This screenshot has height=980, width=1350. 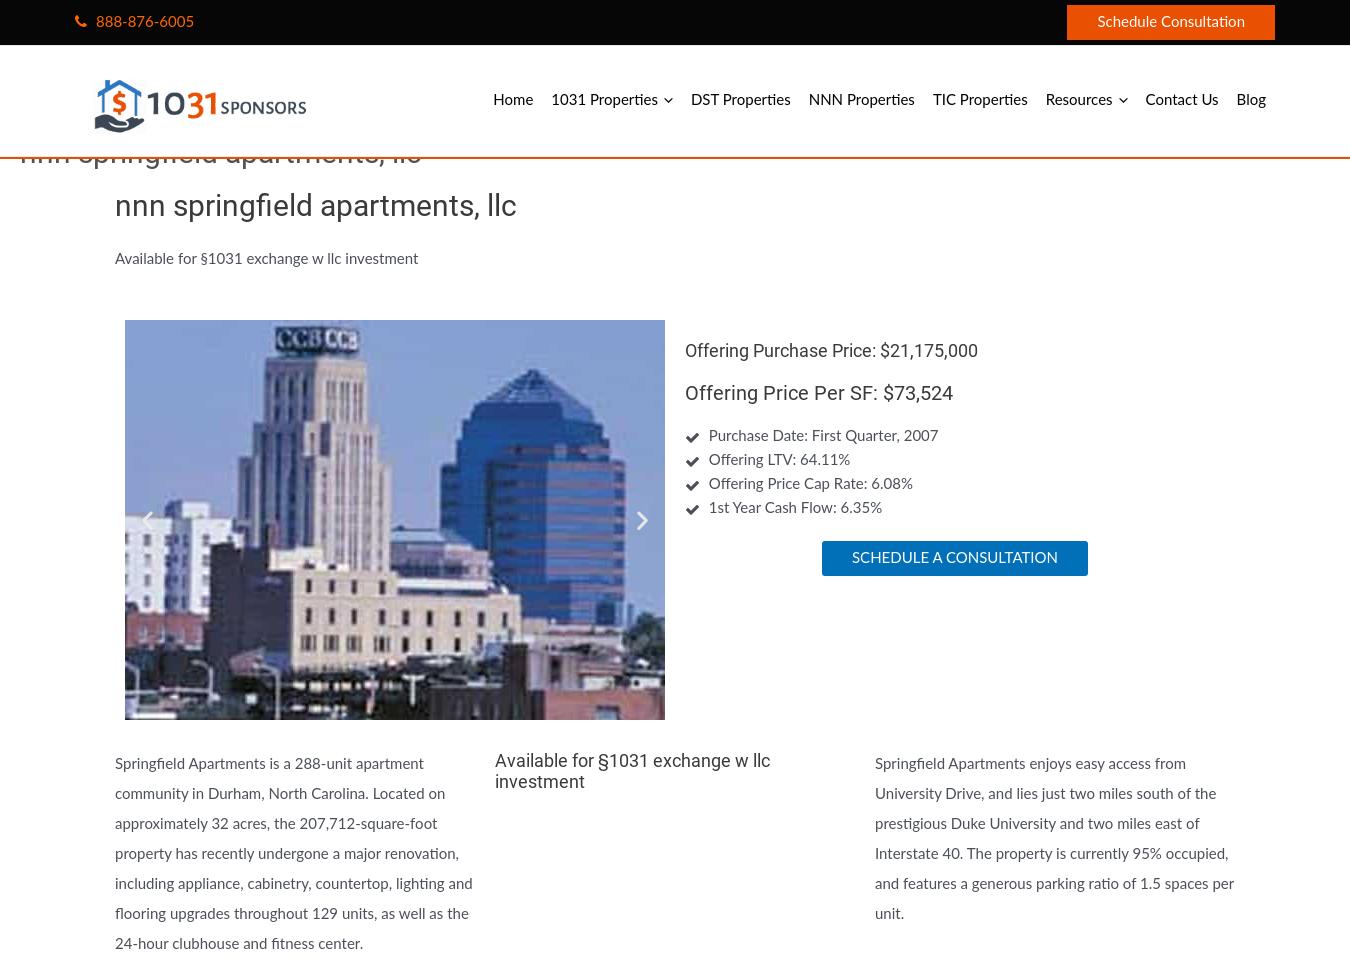 What do you see at coordinates (795, 508) in the screenshot?
I see `'1st Year Cash Flow: 6.35%'` at bounding box center [795, 508].